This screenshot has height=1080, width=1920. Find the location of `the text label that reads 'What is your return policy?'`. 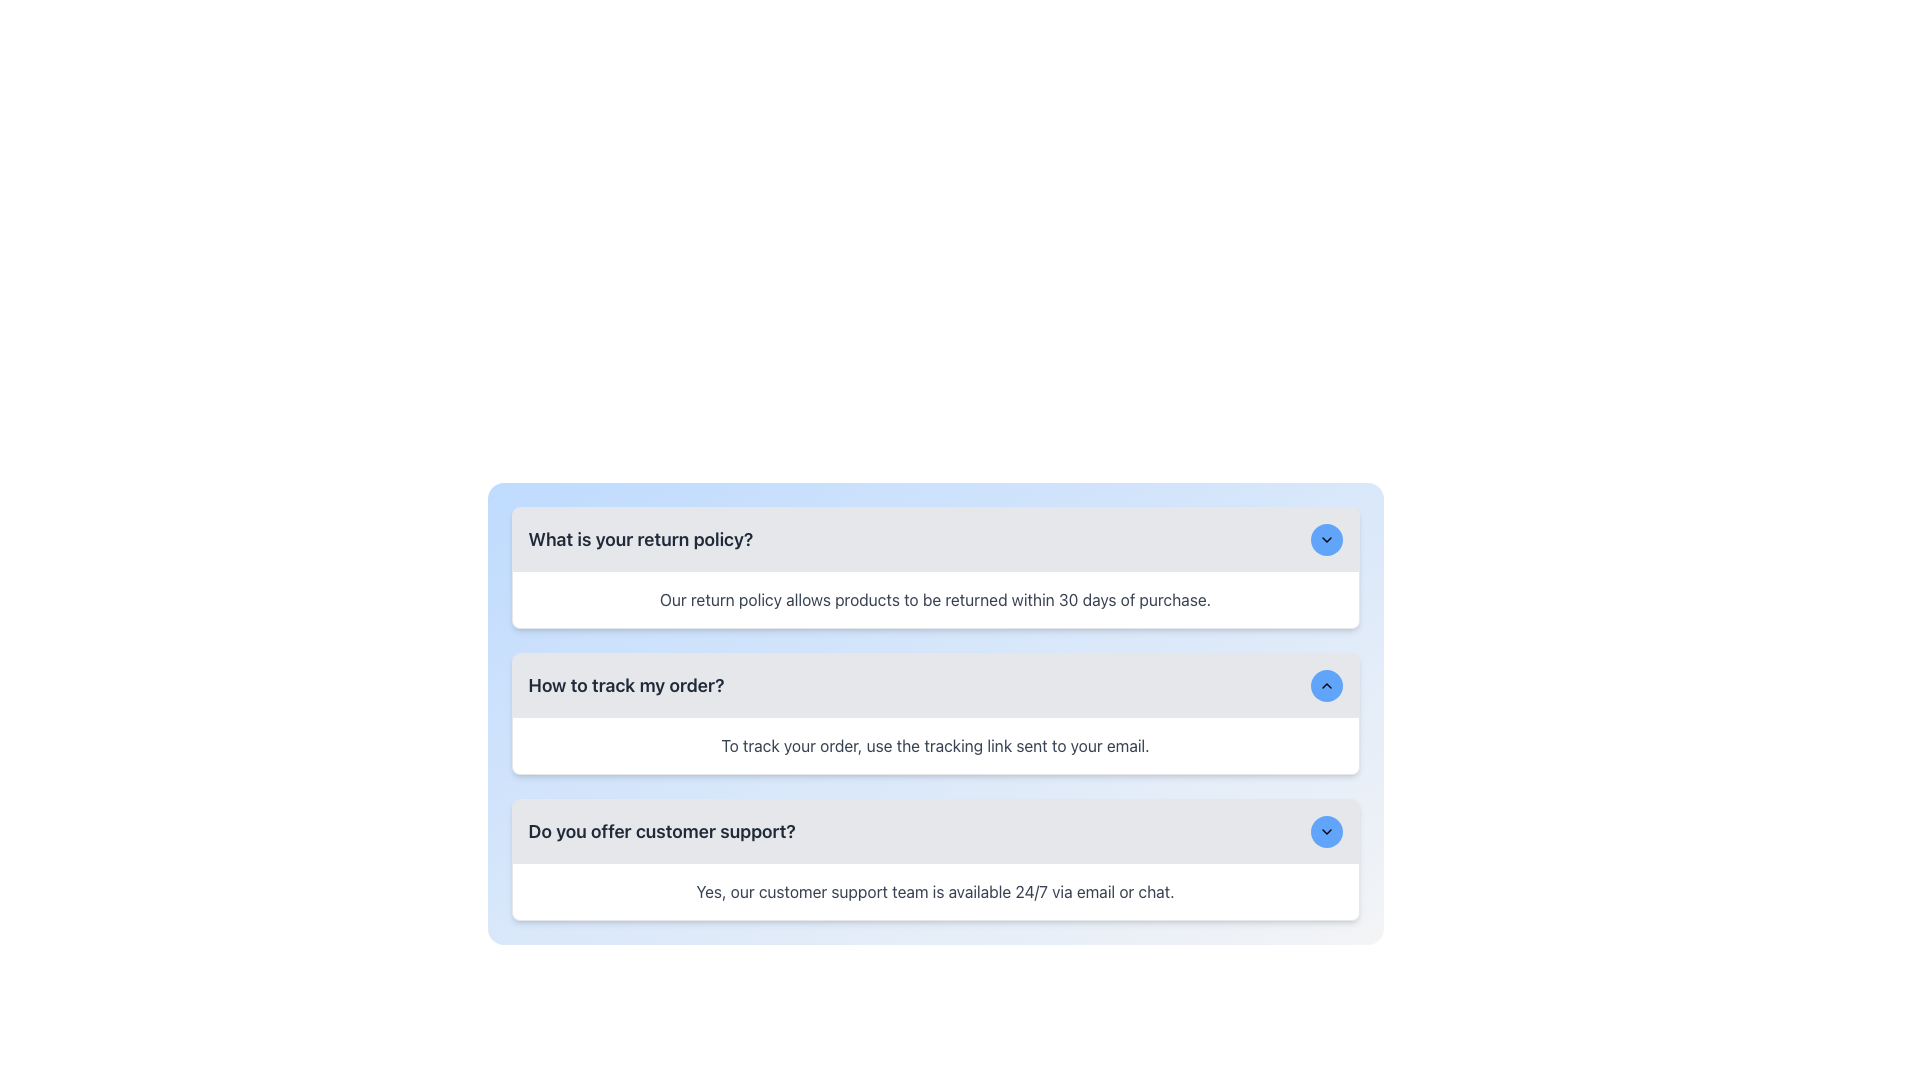

the text label that reads 'What is your return policy?' is located at coordinates (640, 540).